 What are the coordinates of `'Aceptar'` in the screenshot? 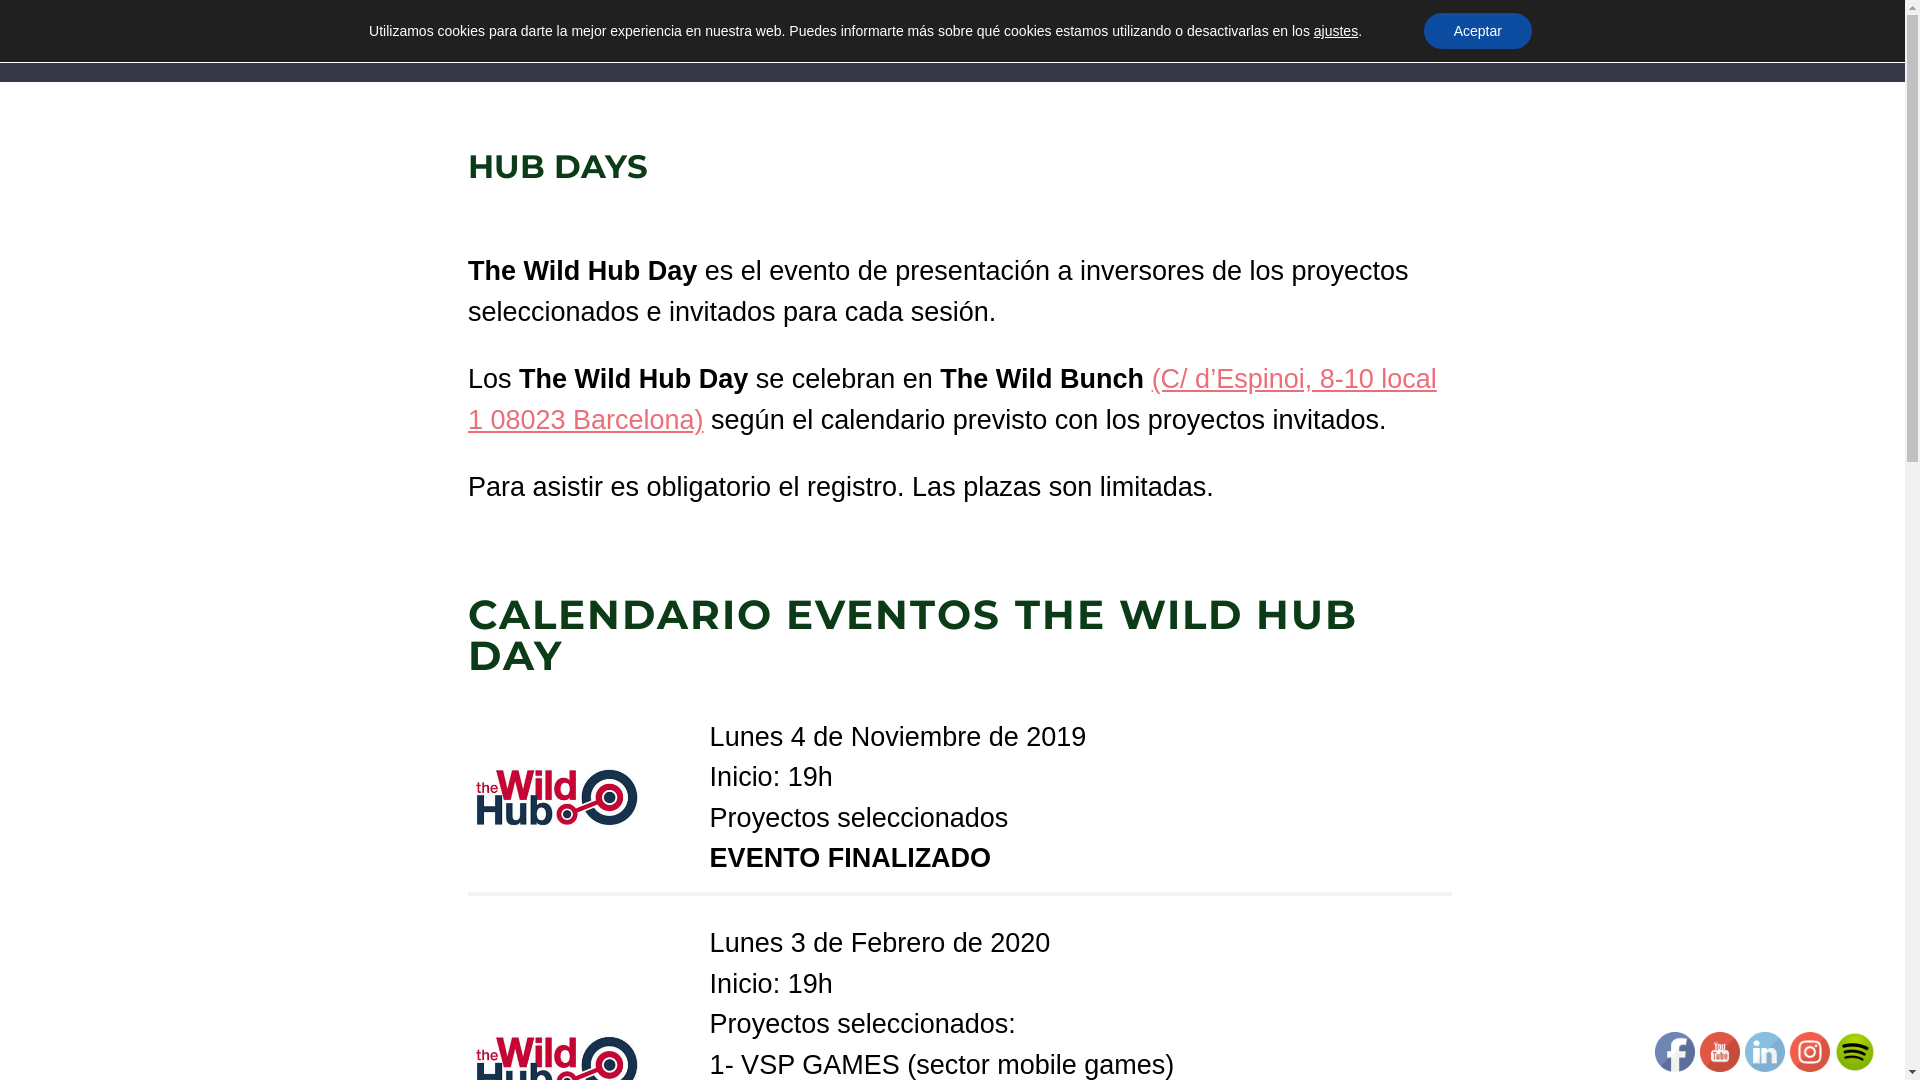 It's located at (1423, 30).